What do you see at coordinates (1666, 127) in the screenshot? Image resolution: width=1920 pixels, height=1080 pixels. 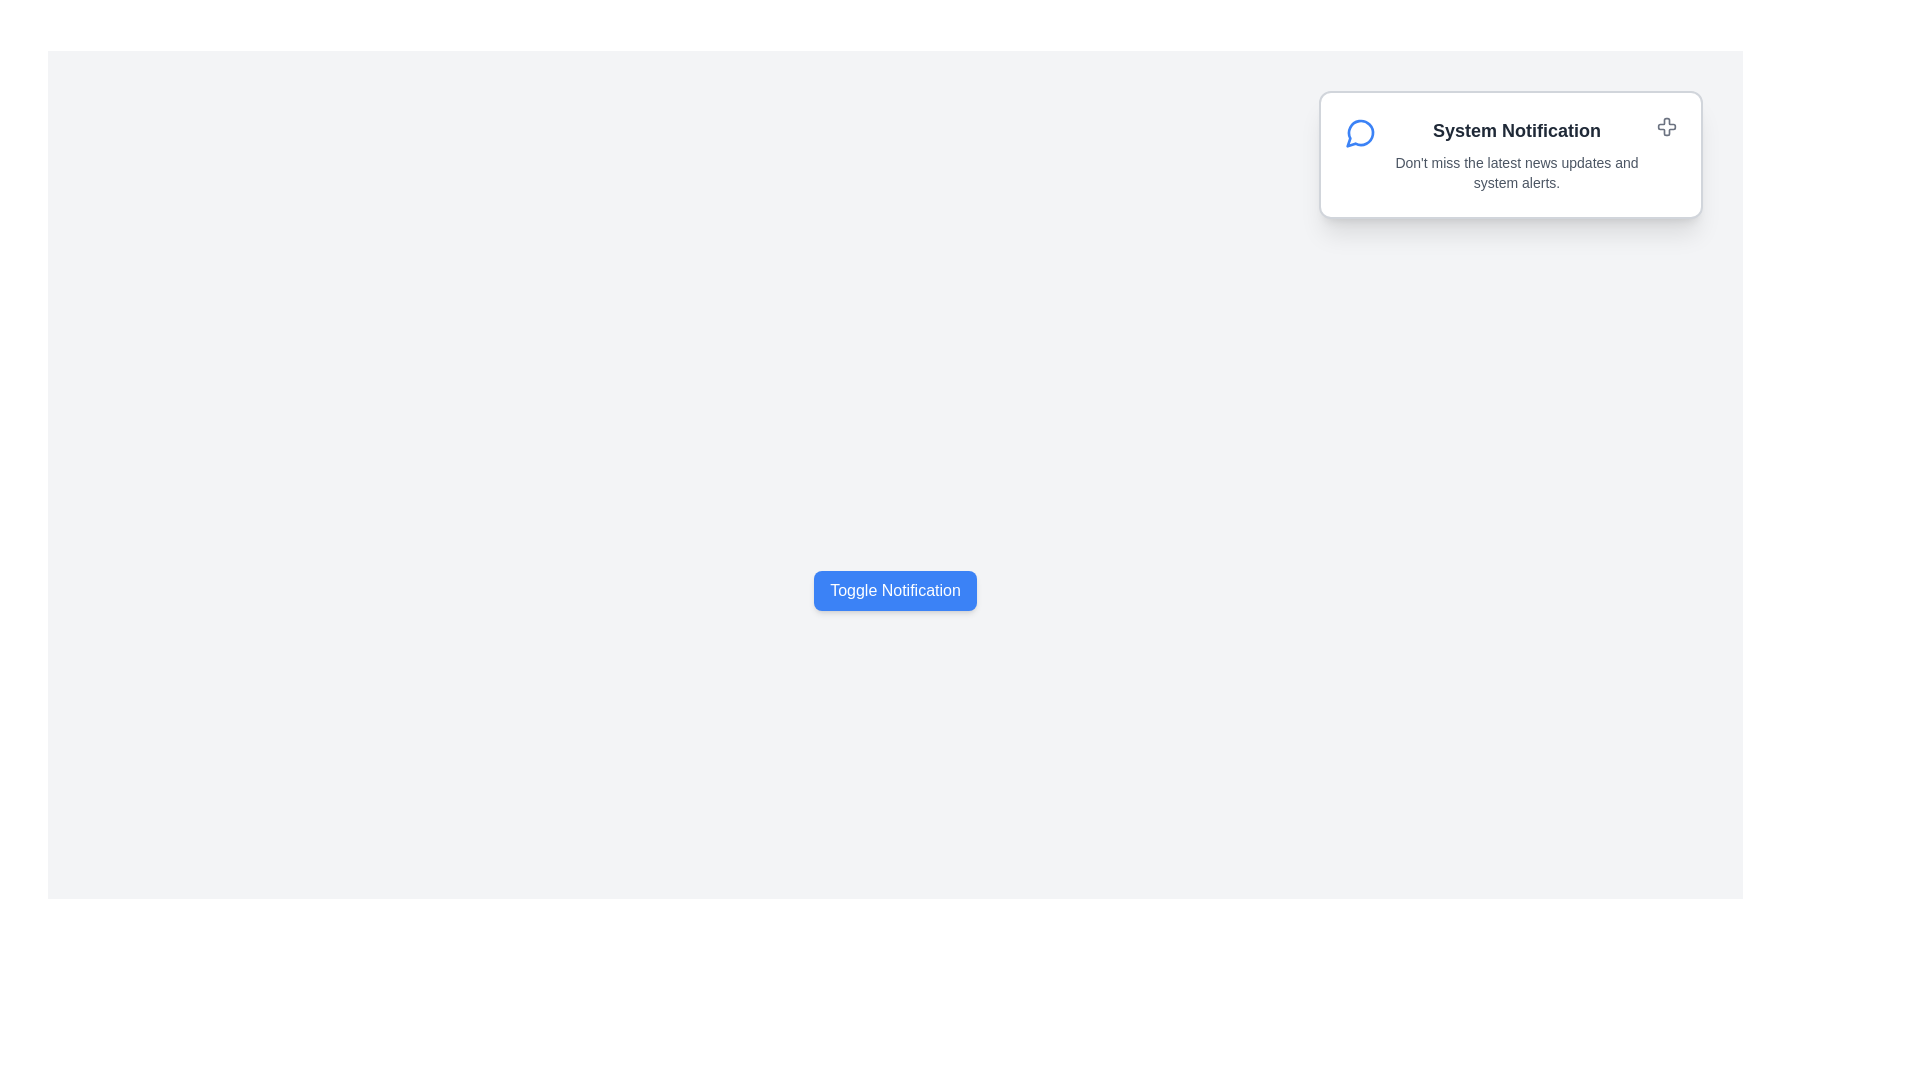 I see `the small square button with a cross icon inside, located at the top-right corner of the notification card` at bounding box center [1666, 127].